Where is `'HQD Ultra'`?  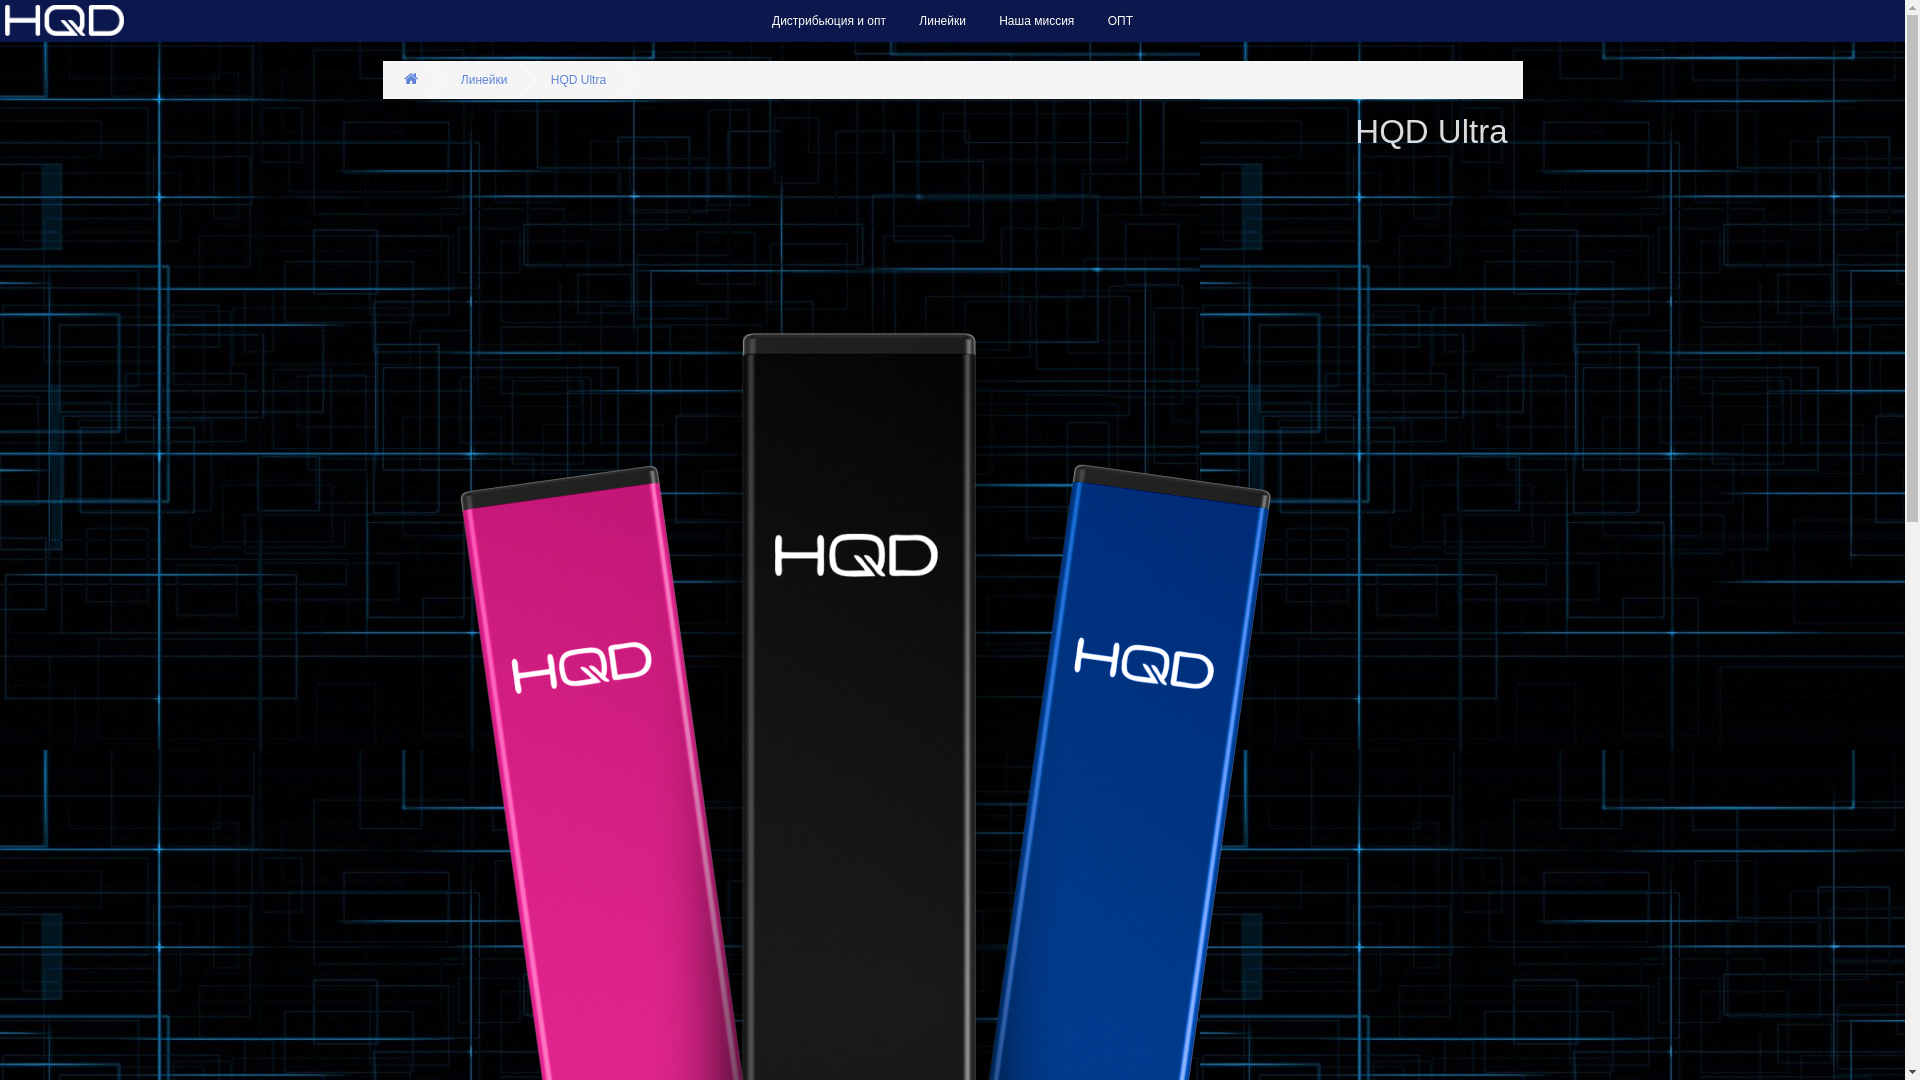 'HQD Ultra' is located at coordinates (577, 79).